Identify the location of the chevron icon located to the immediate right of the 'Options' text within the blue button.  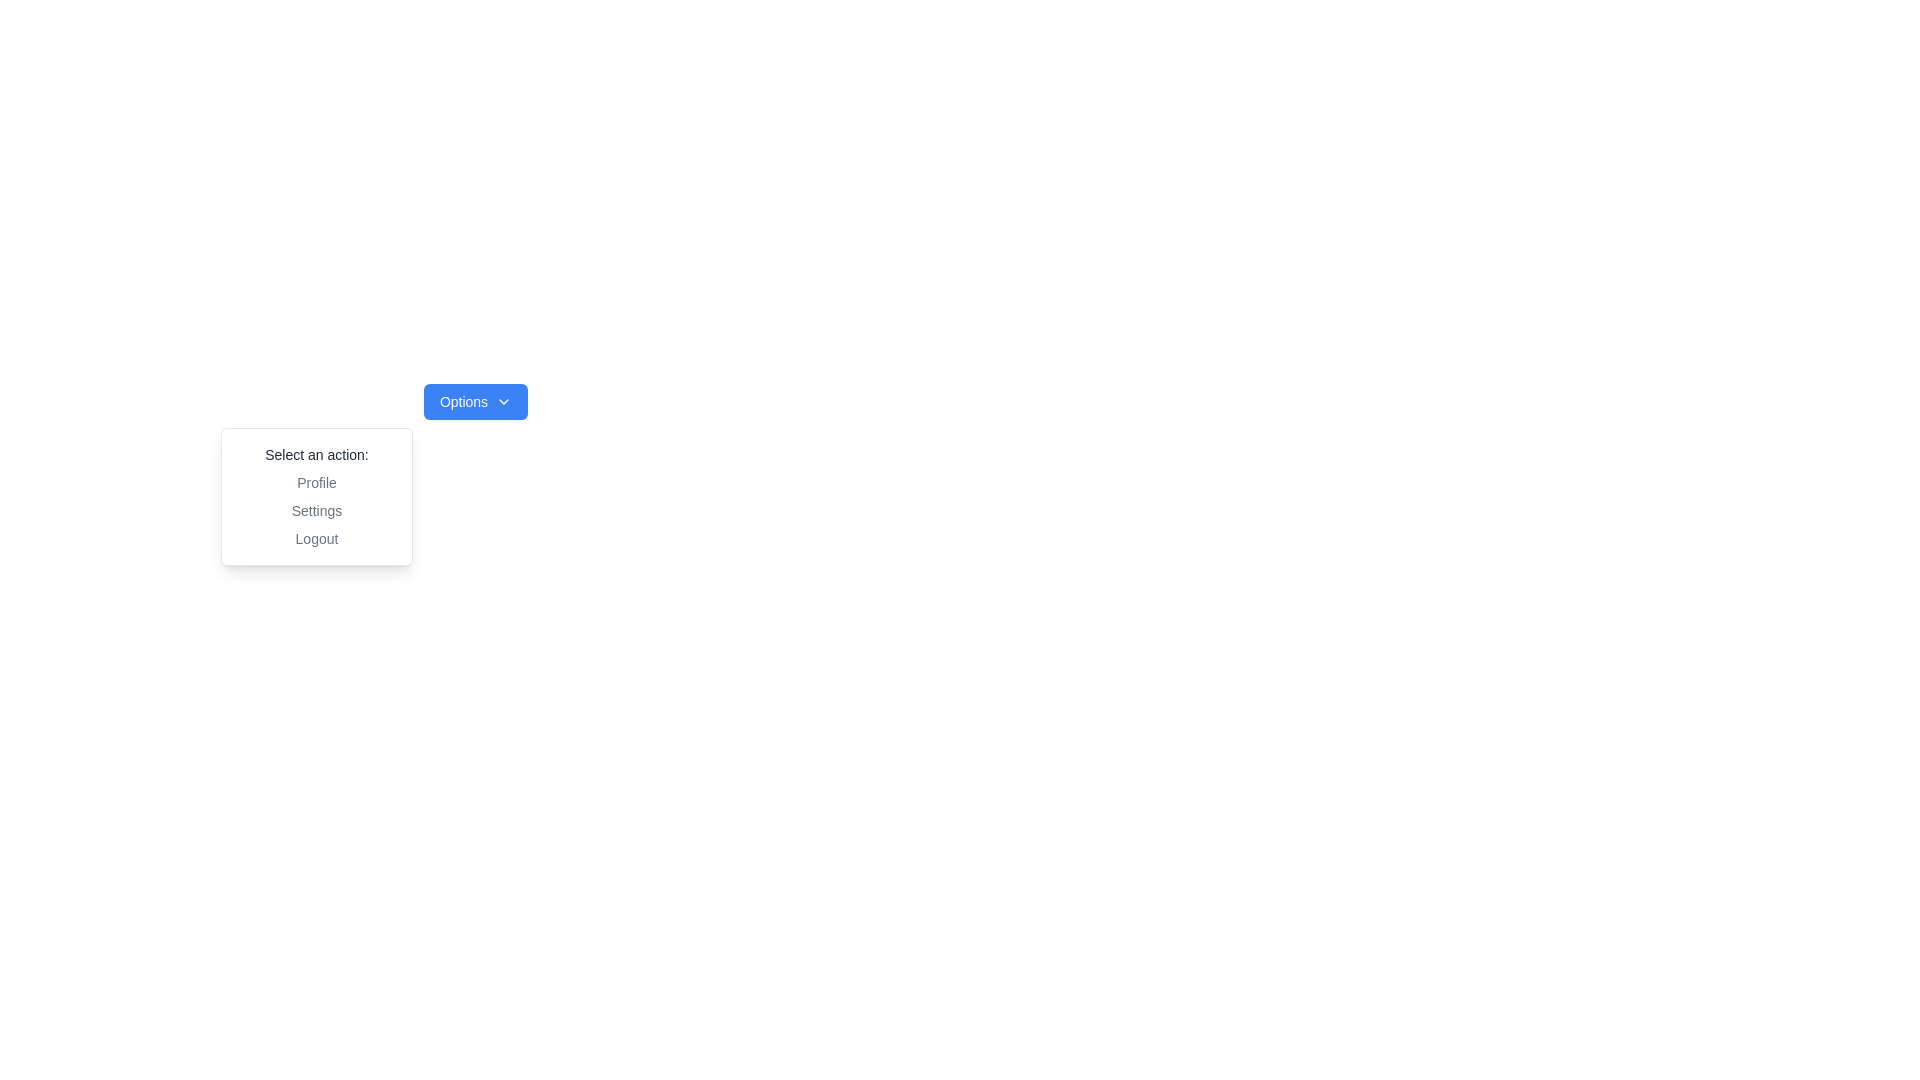
(504, 401).